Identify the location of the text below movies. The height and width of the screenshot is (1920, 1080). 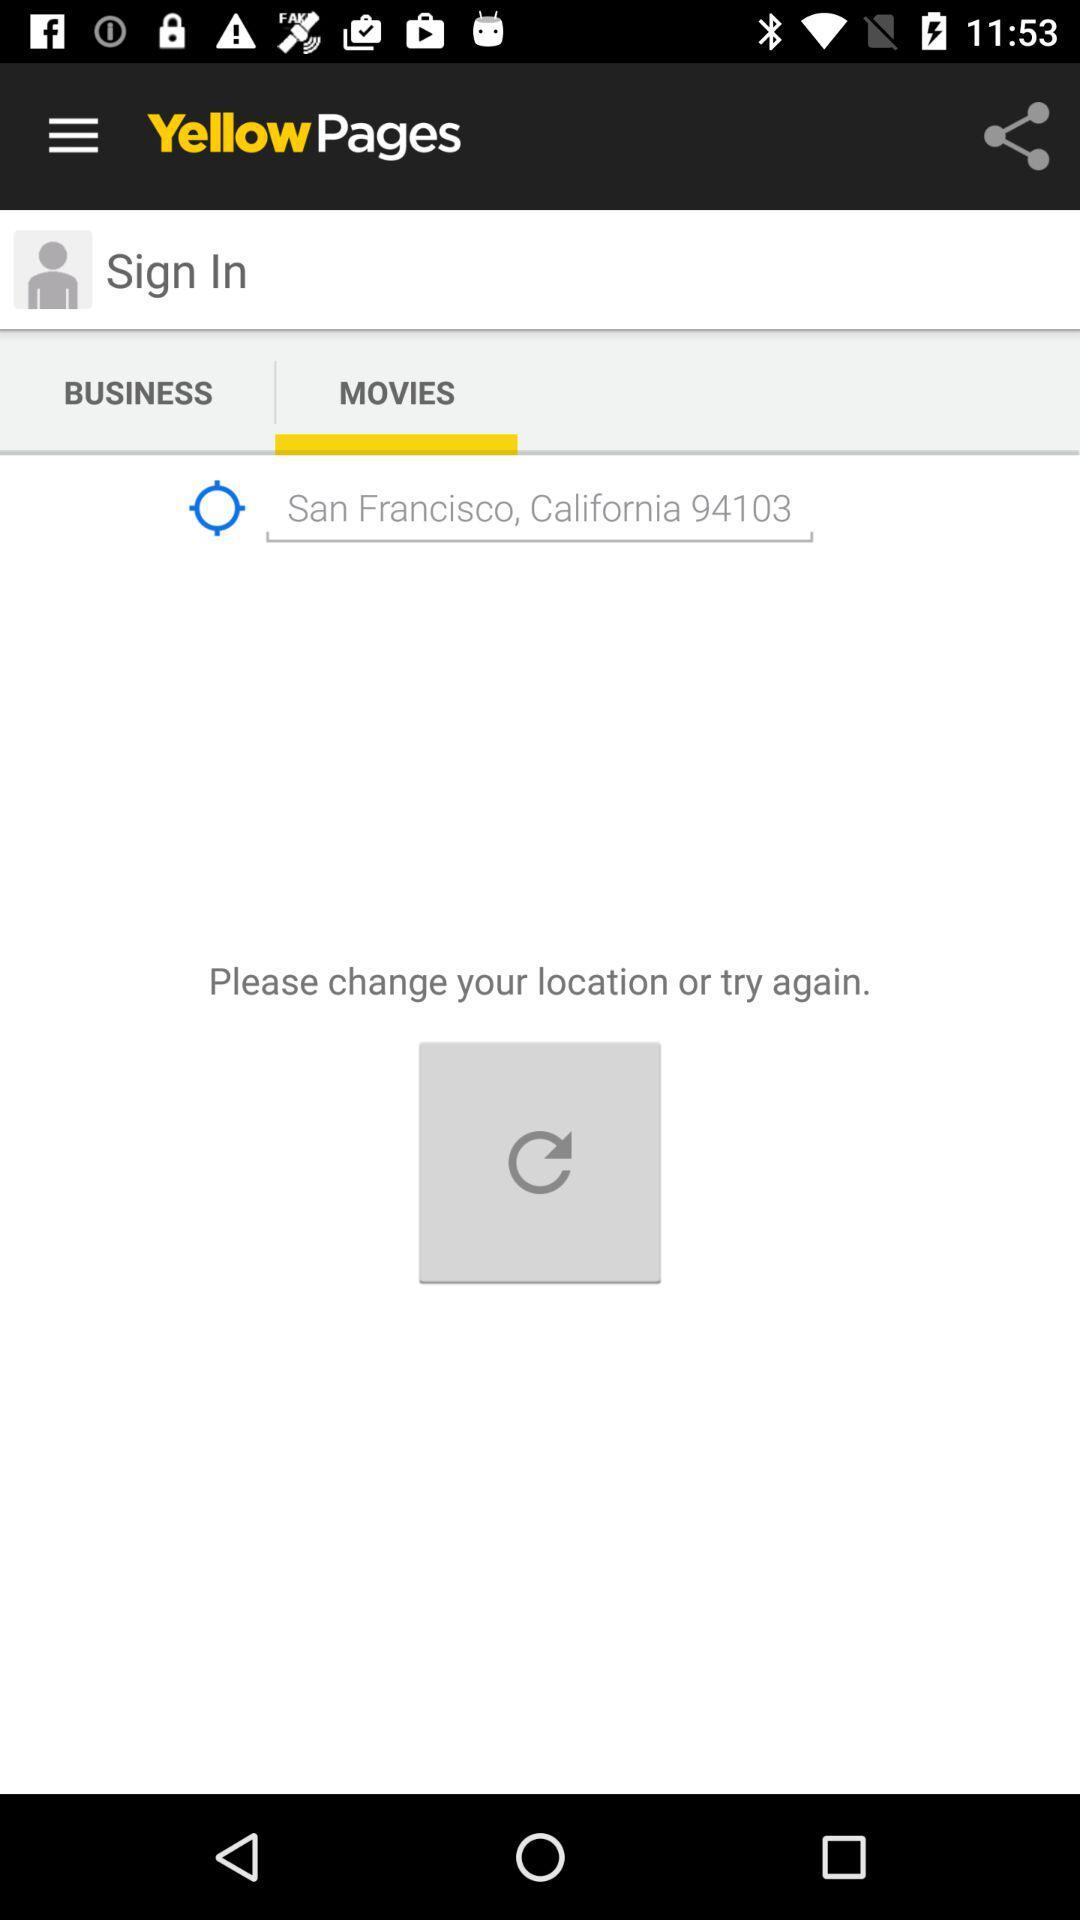
(540, 508).